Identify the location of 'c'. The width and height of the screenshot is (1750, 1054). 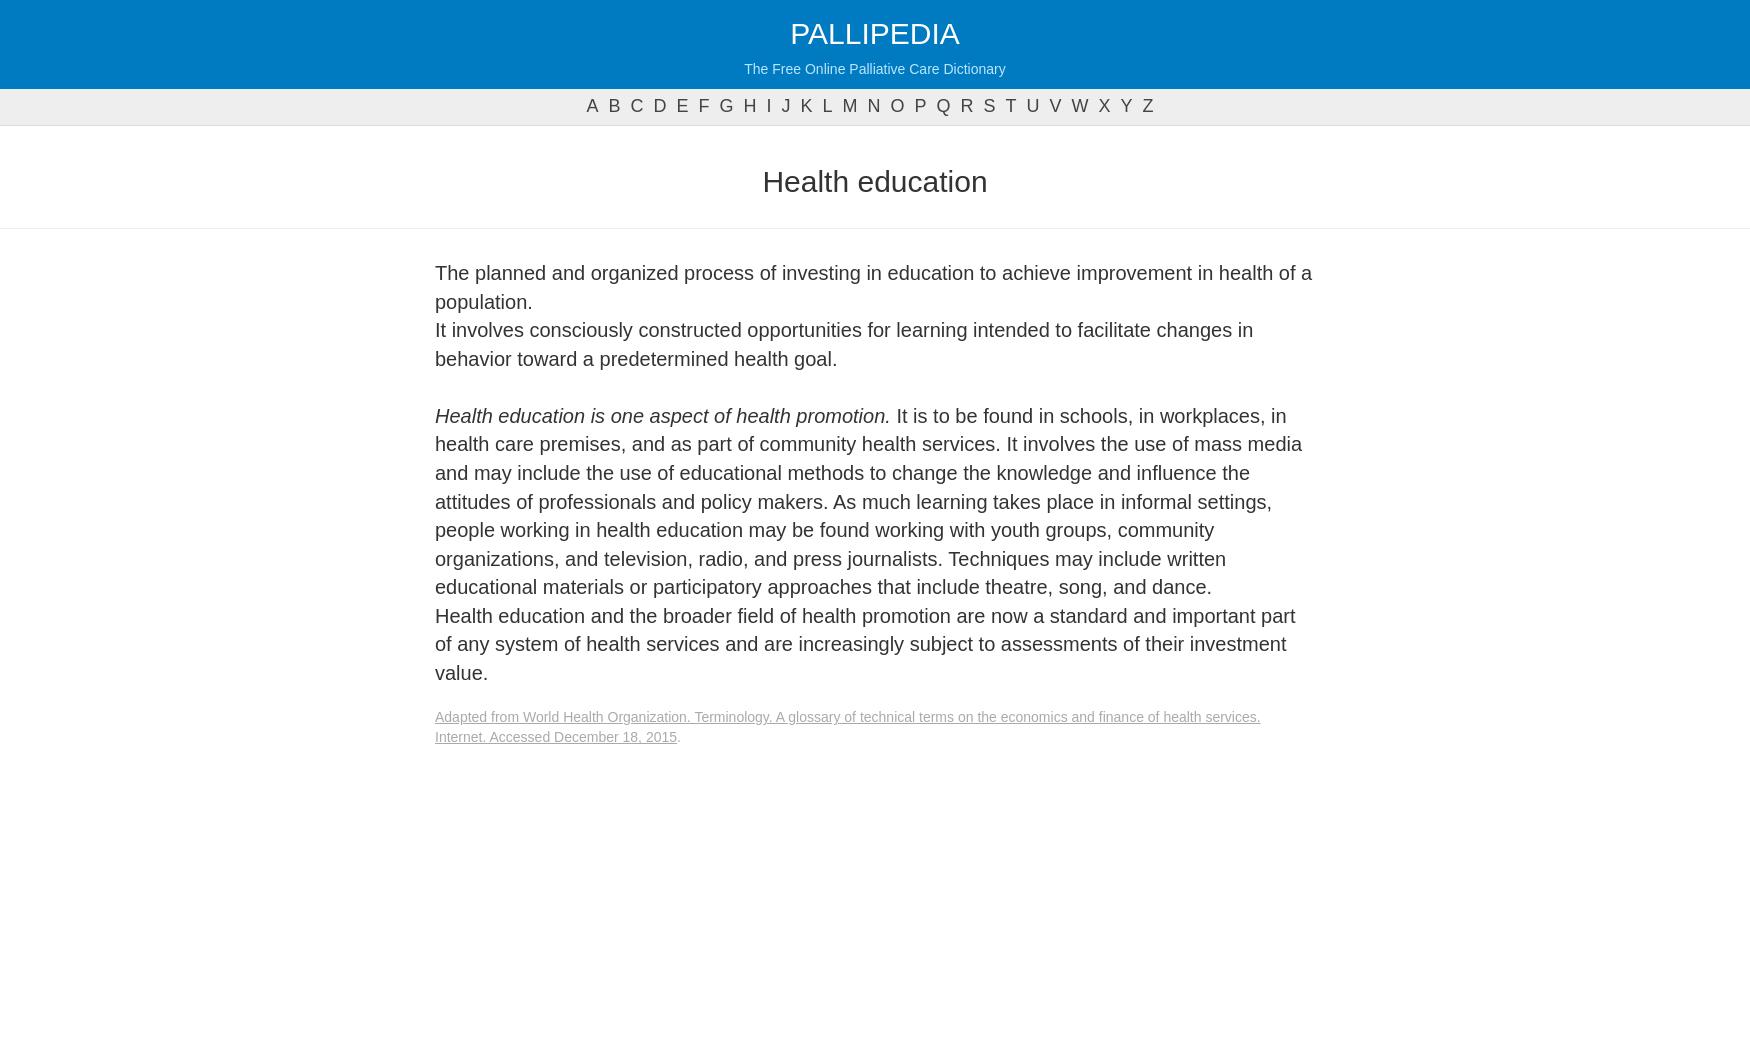
(629, 106).